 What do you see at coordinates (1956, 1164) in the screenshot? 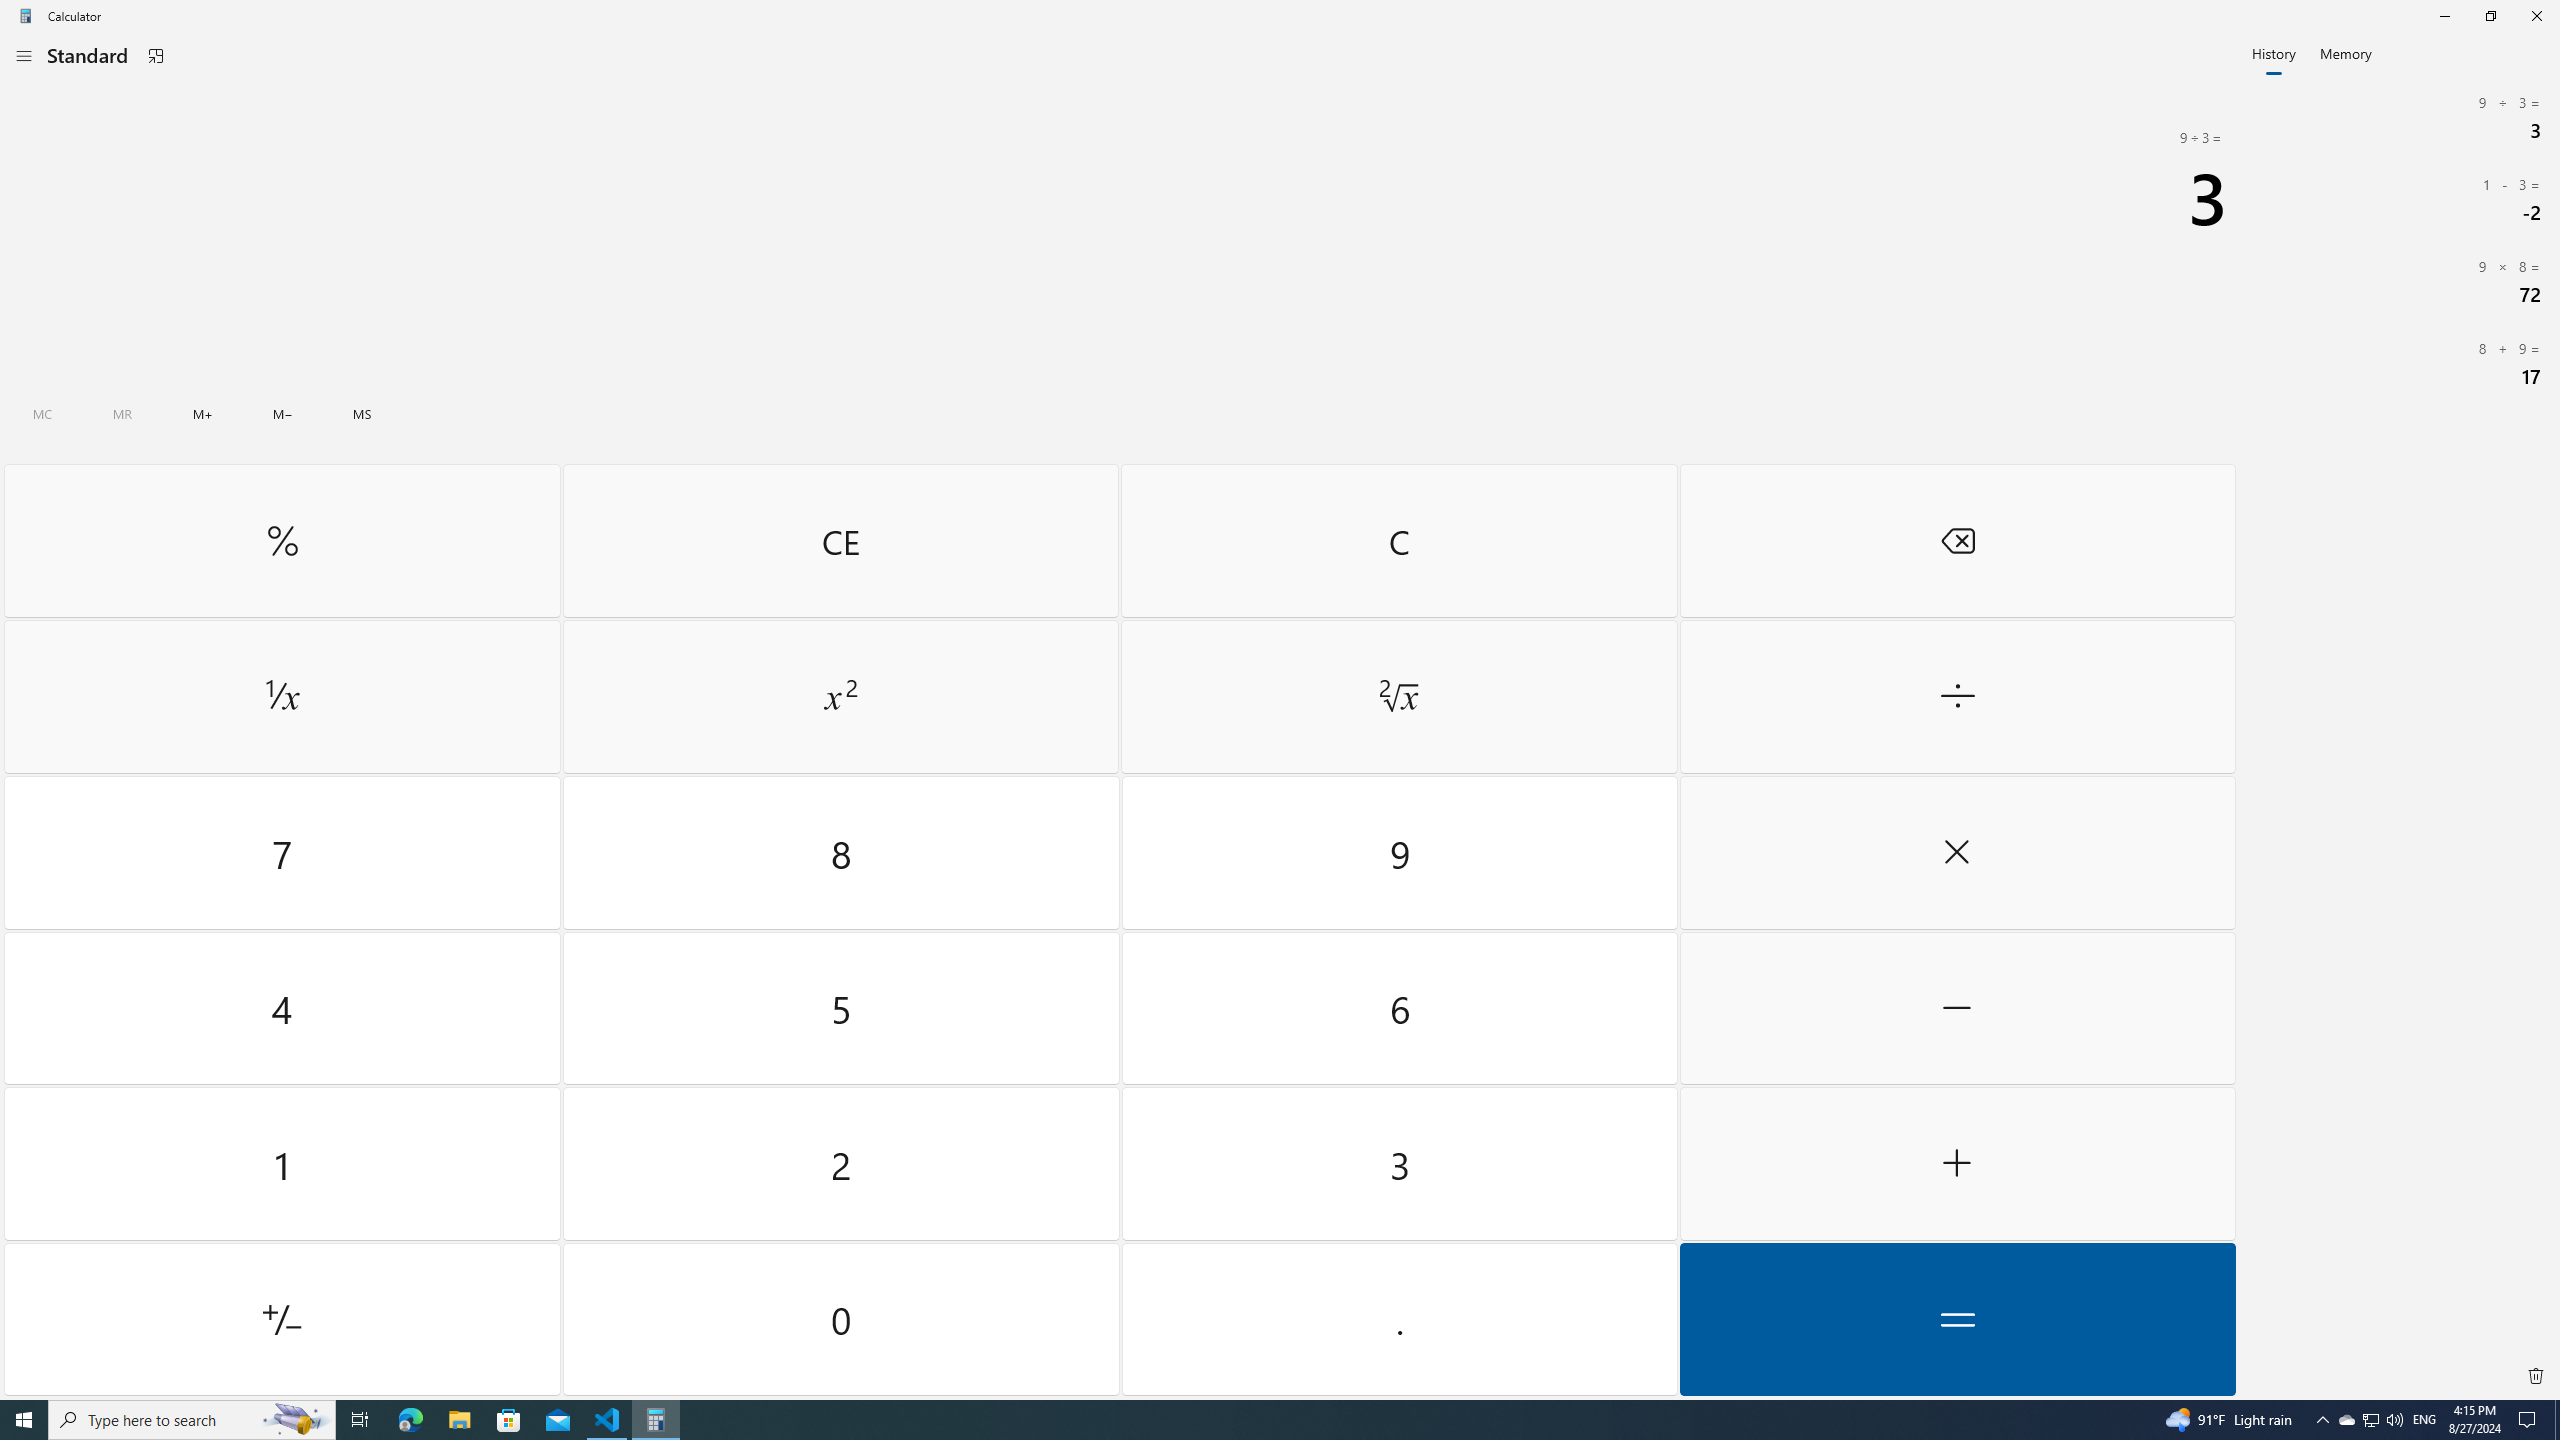
I see `'Plus'` at bounding box center [1956, 1164].